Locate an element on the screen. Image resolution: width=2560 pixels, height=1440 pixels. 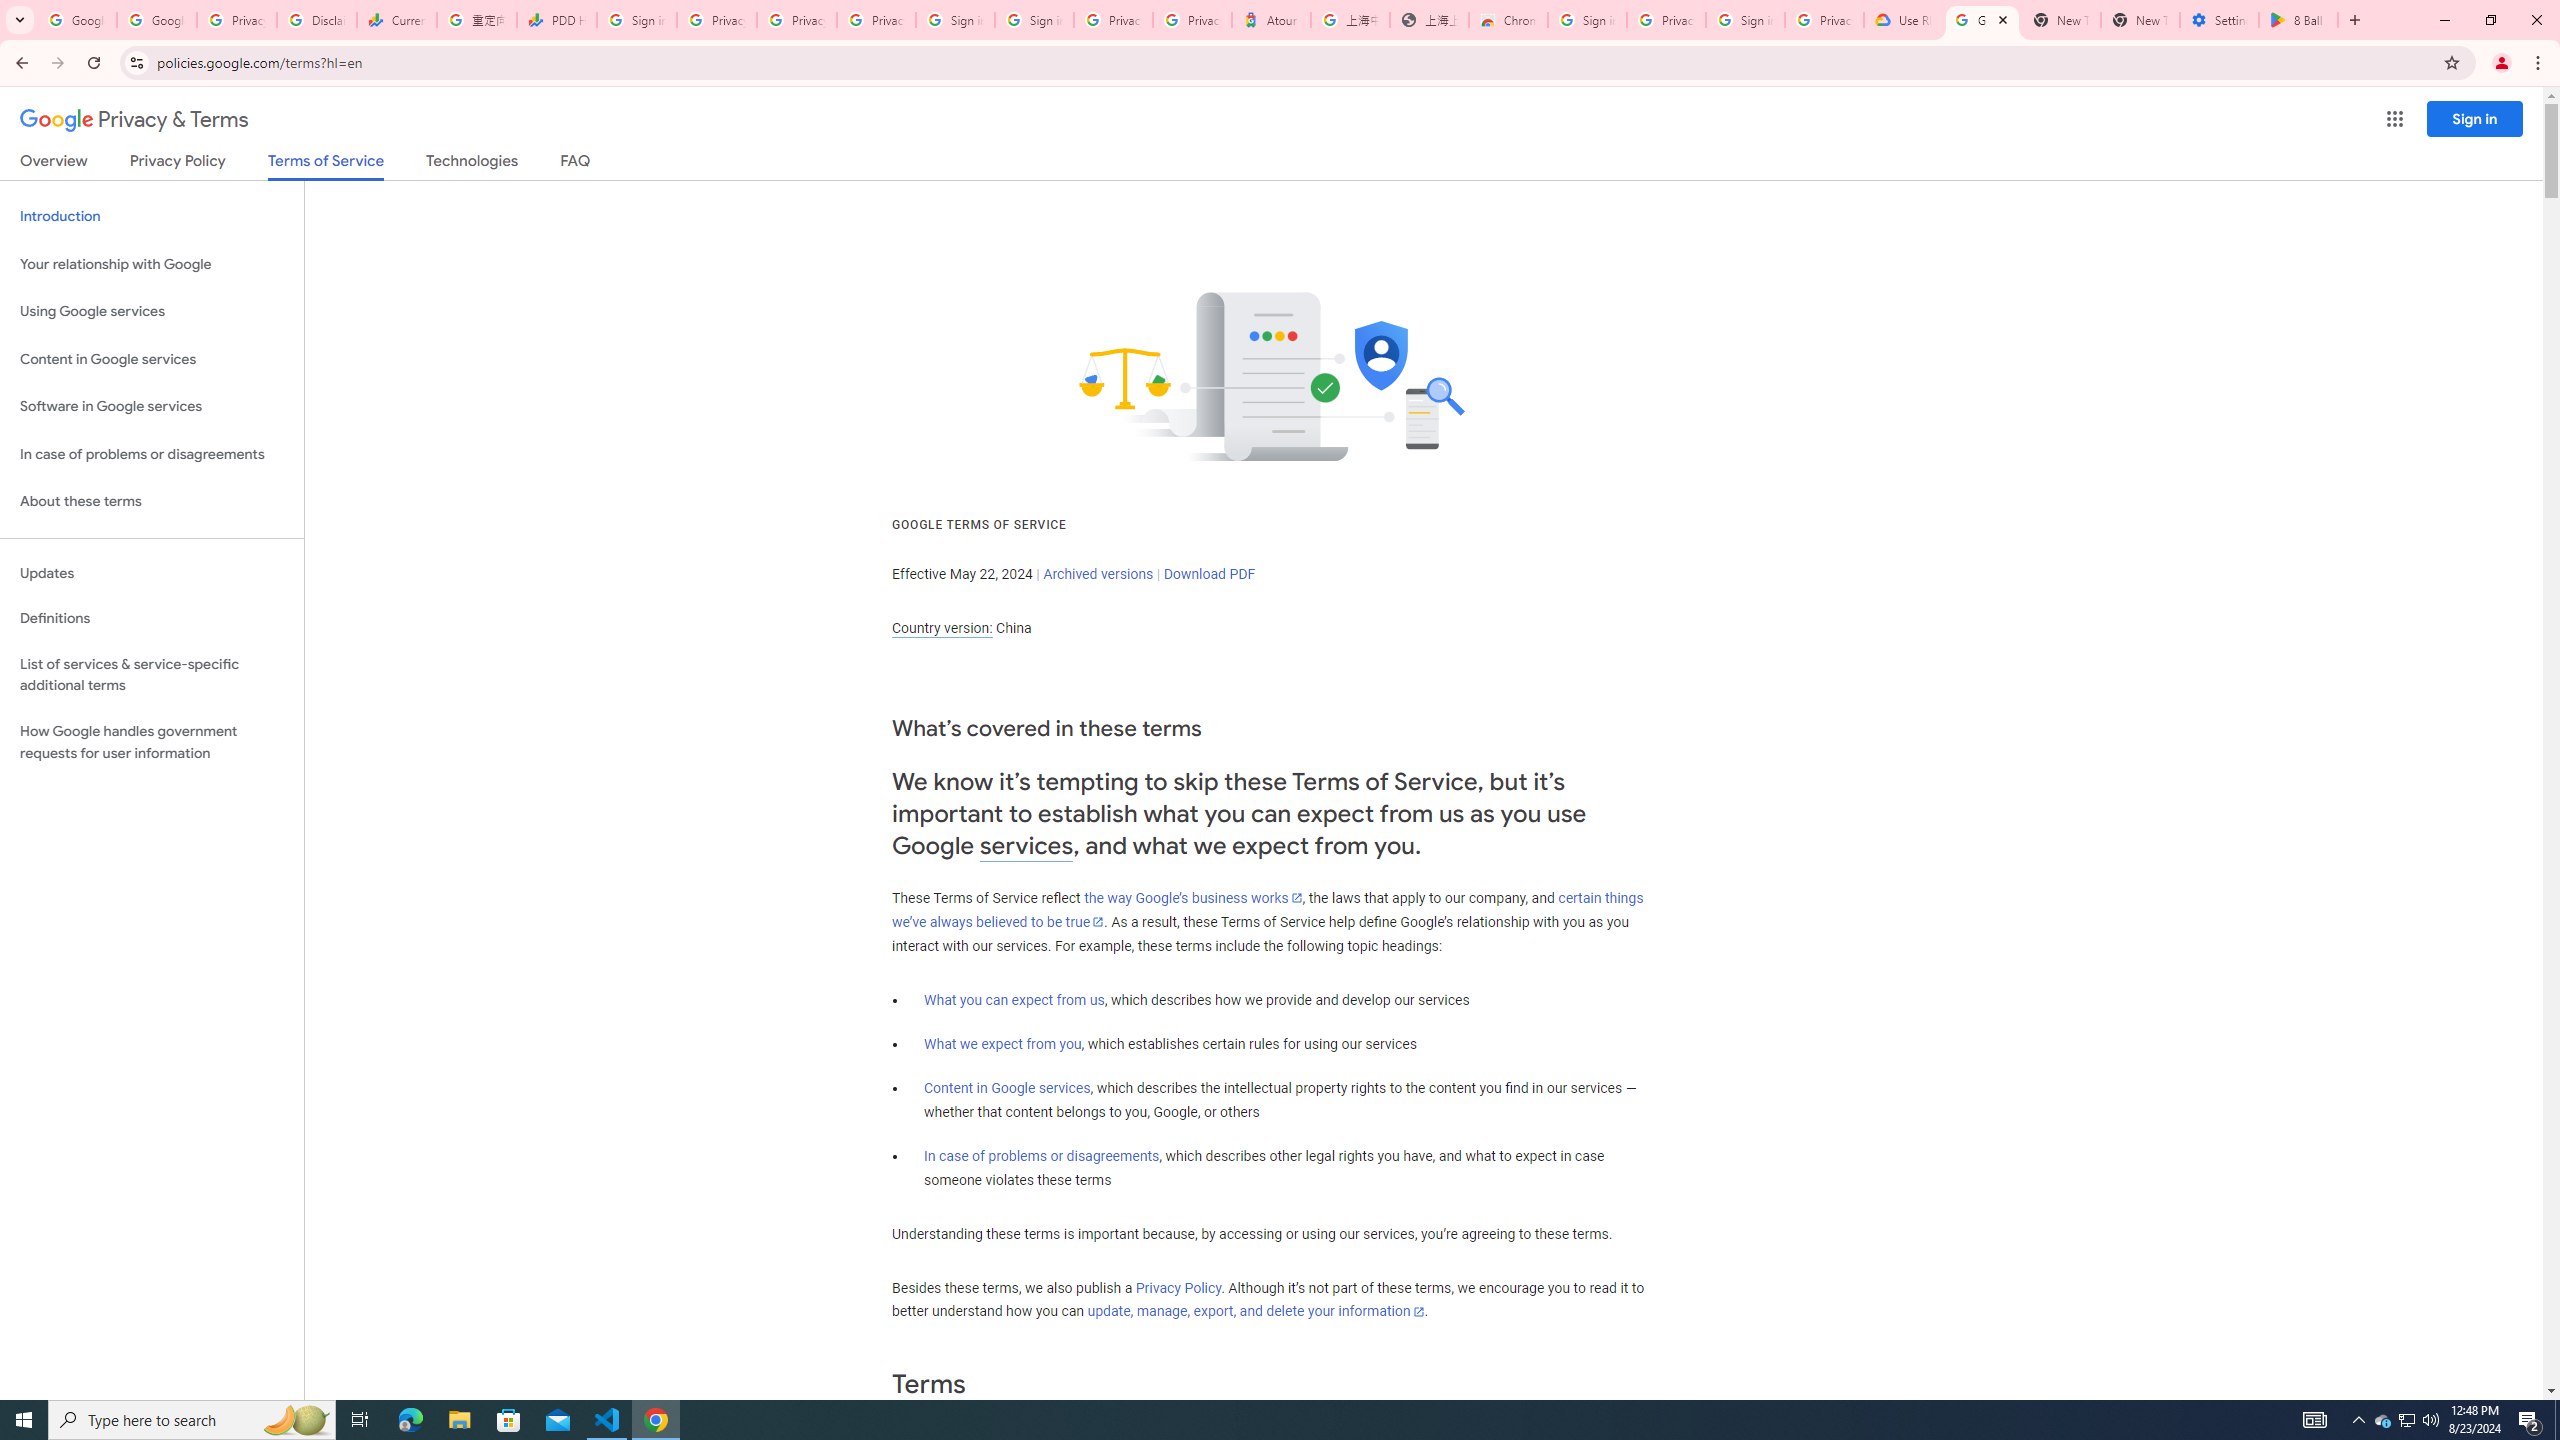
'Chrome Web Store - Color themes by Chrome' is located at coordinates (1507, 19).